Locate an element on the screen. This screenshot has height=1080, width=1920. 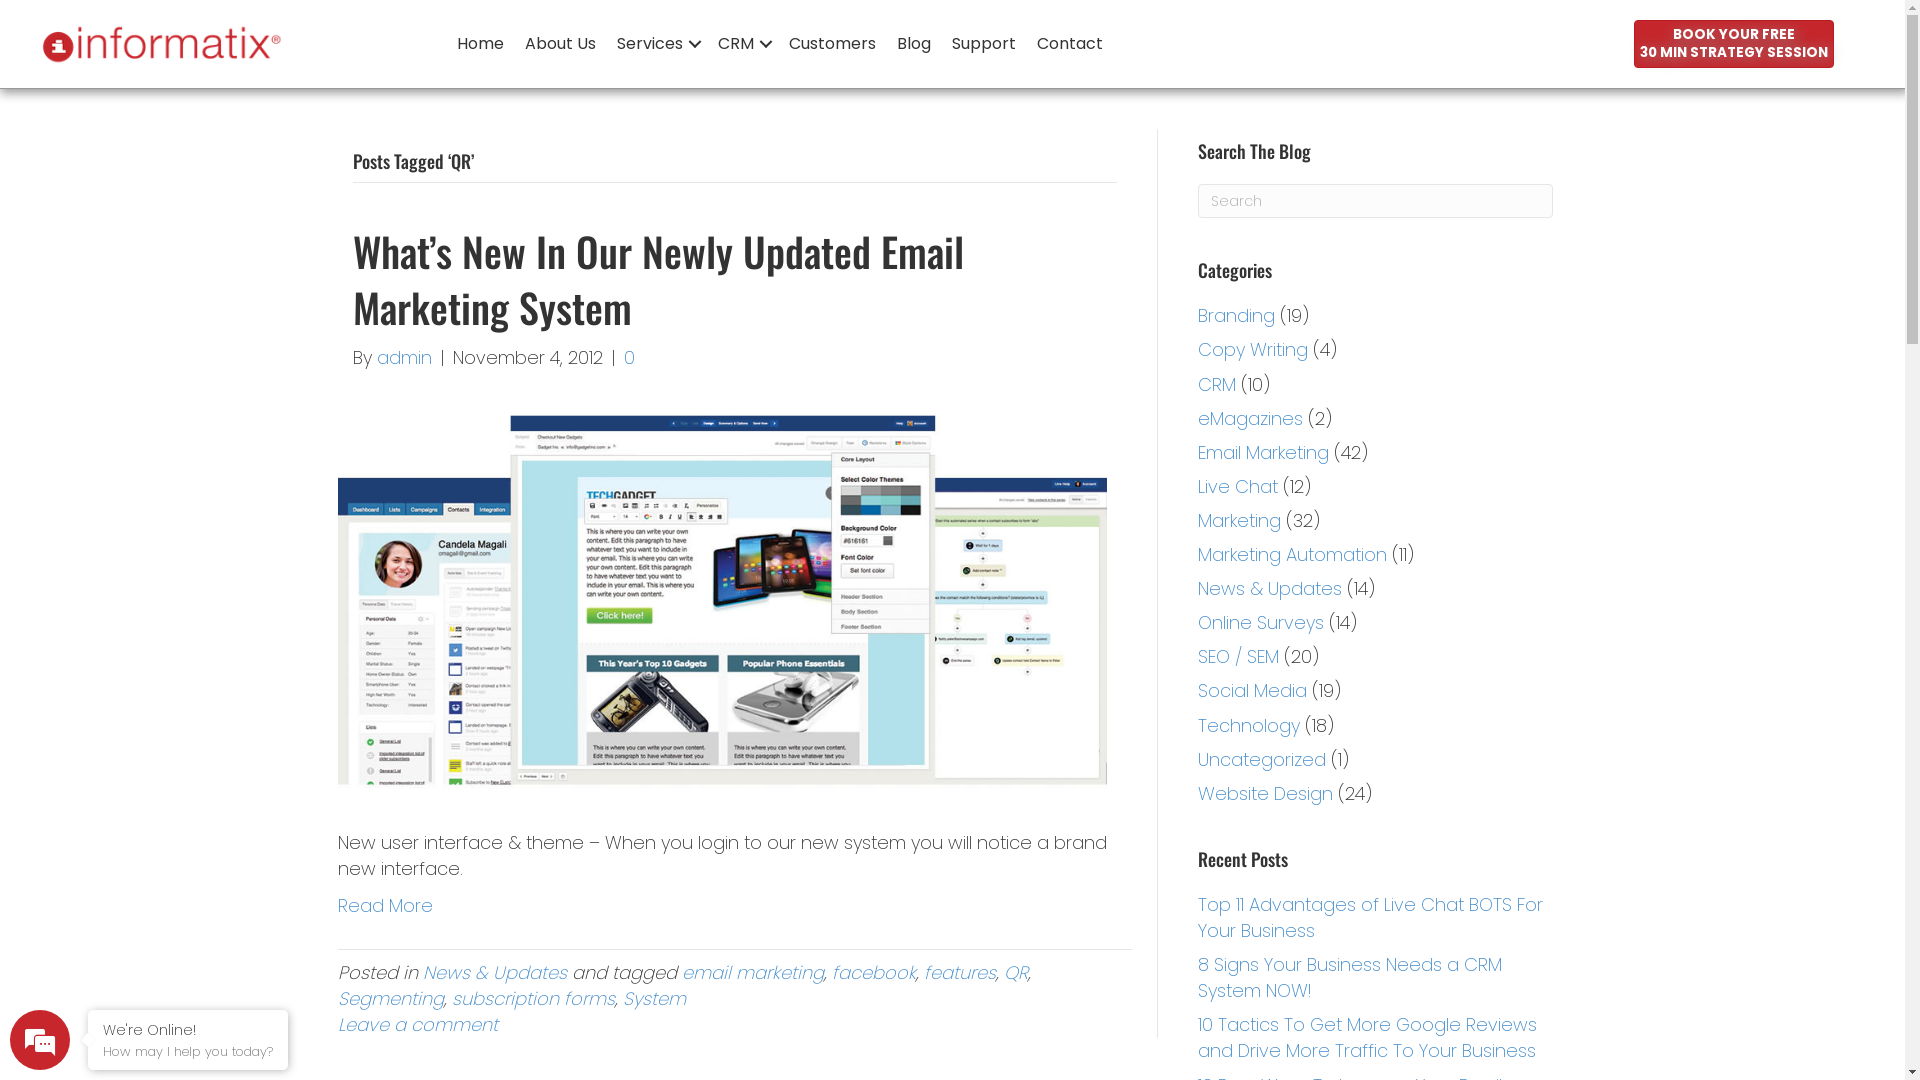
'Live Chat' is located at coordinates (1237, 486).